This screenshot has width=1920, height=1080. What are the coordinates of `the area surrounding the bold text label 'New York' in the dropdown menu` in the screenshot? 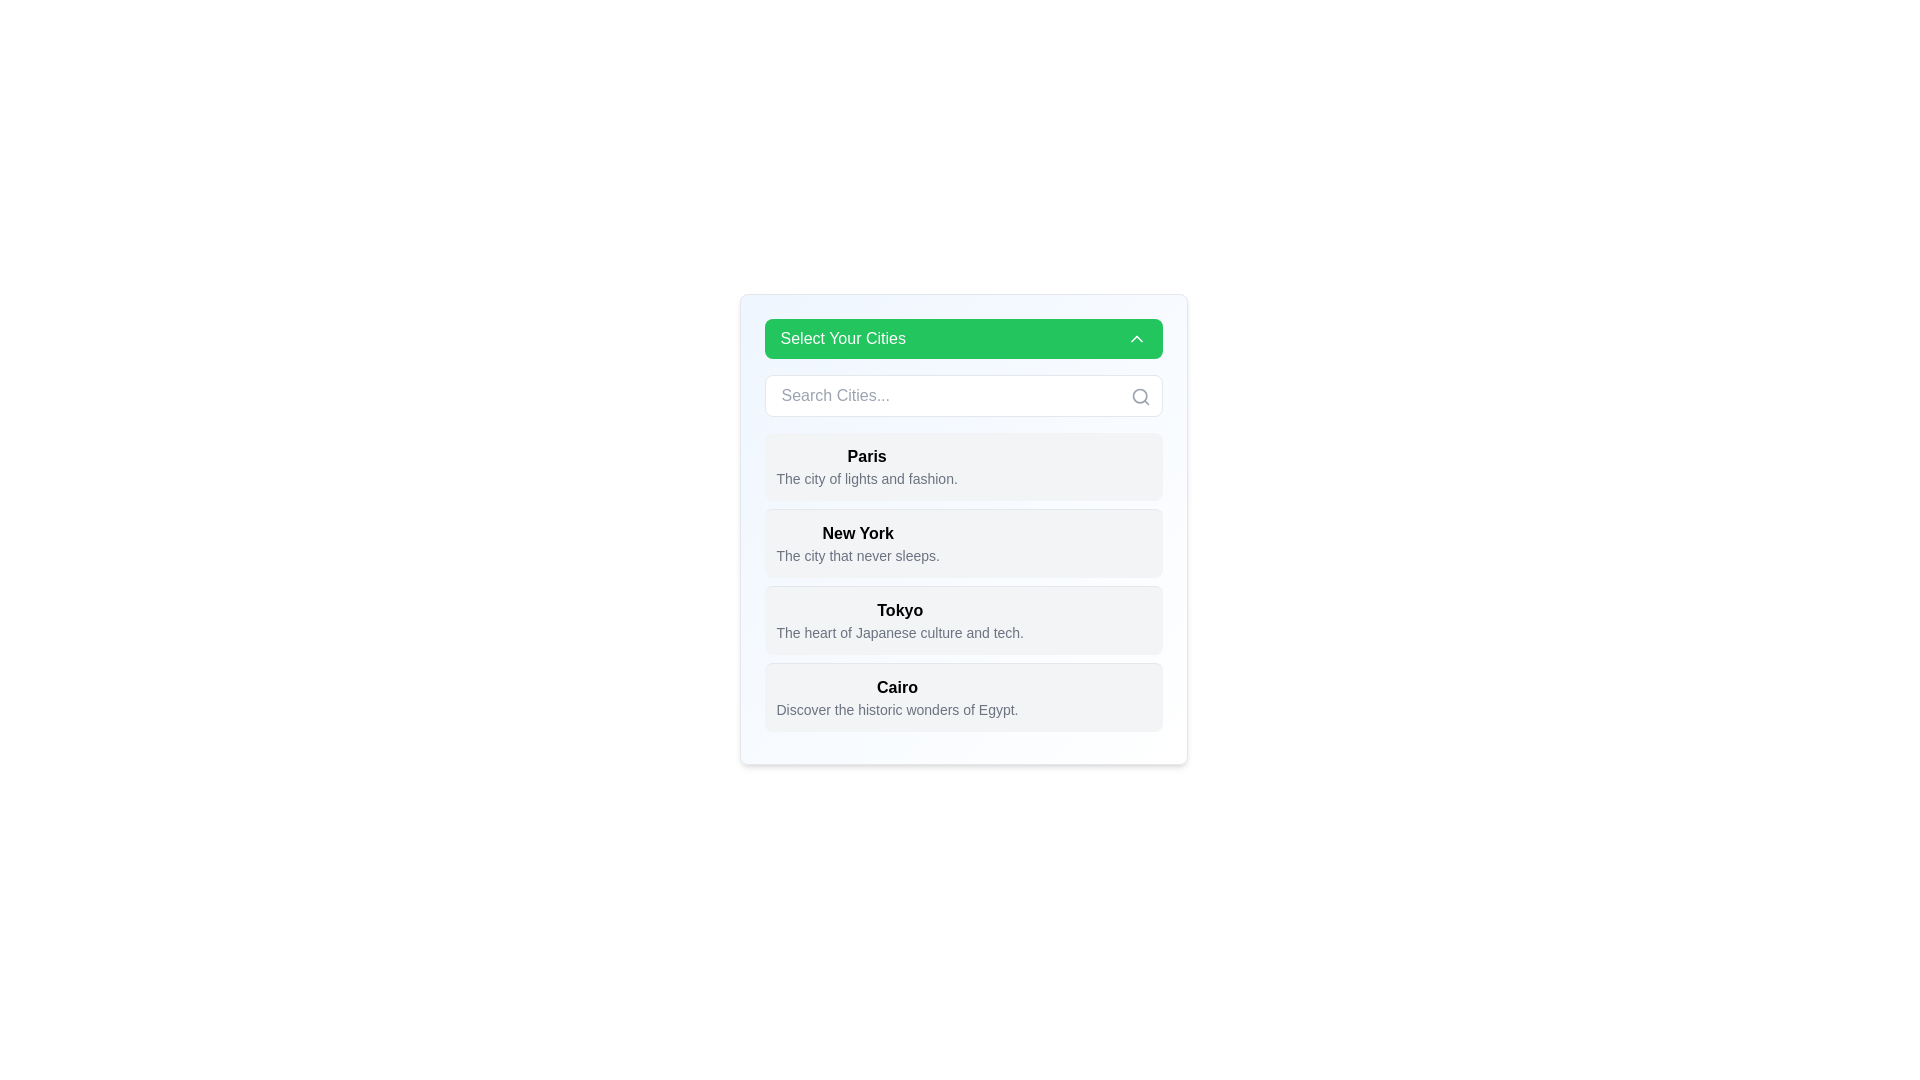 It's located at (858, 532).